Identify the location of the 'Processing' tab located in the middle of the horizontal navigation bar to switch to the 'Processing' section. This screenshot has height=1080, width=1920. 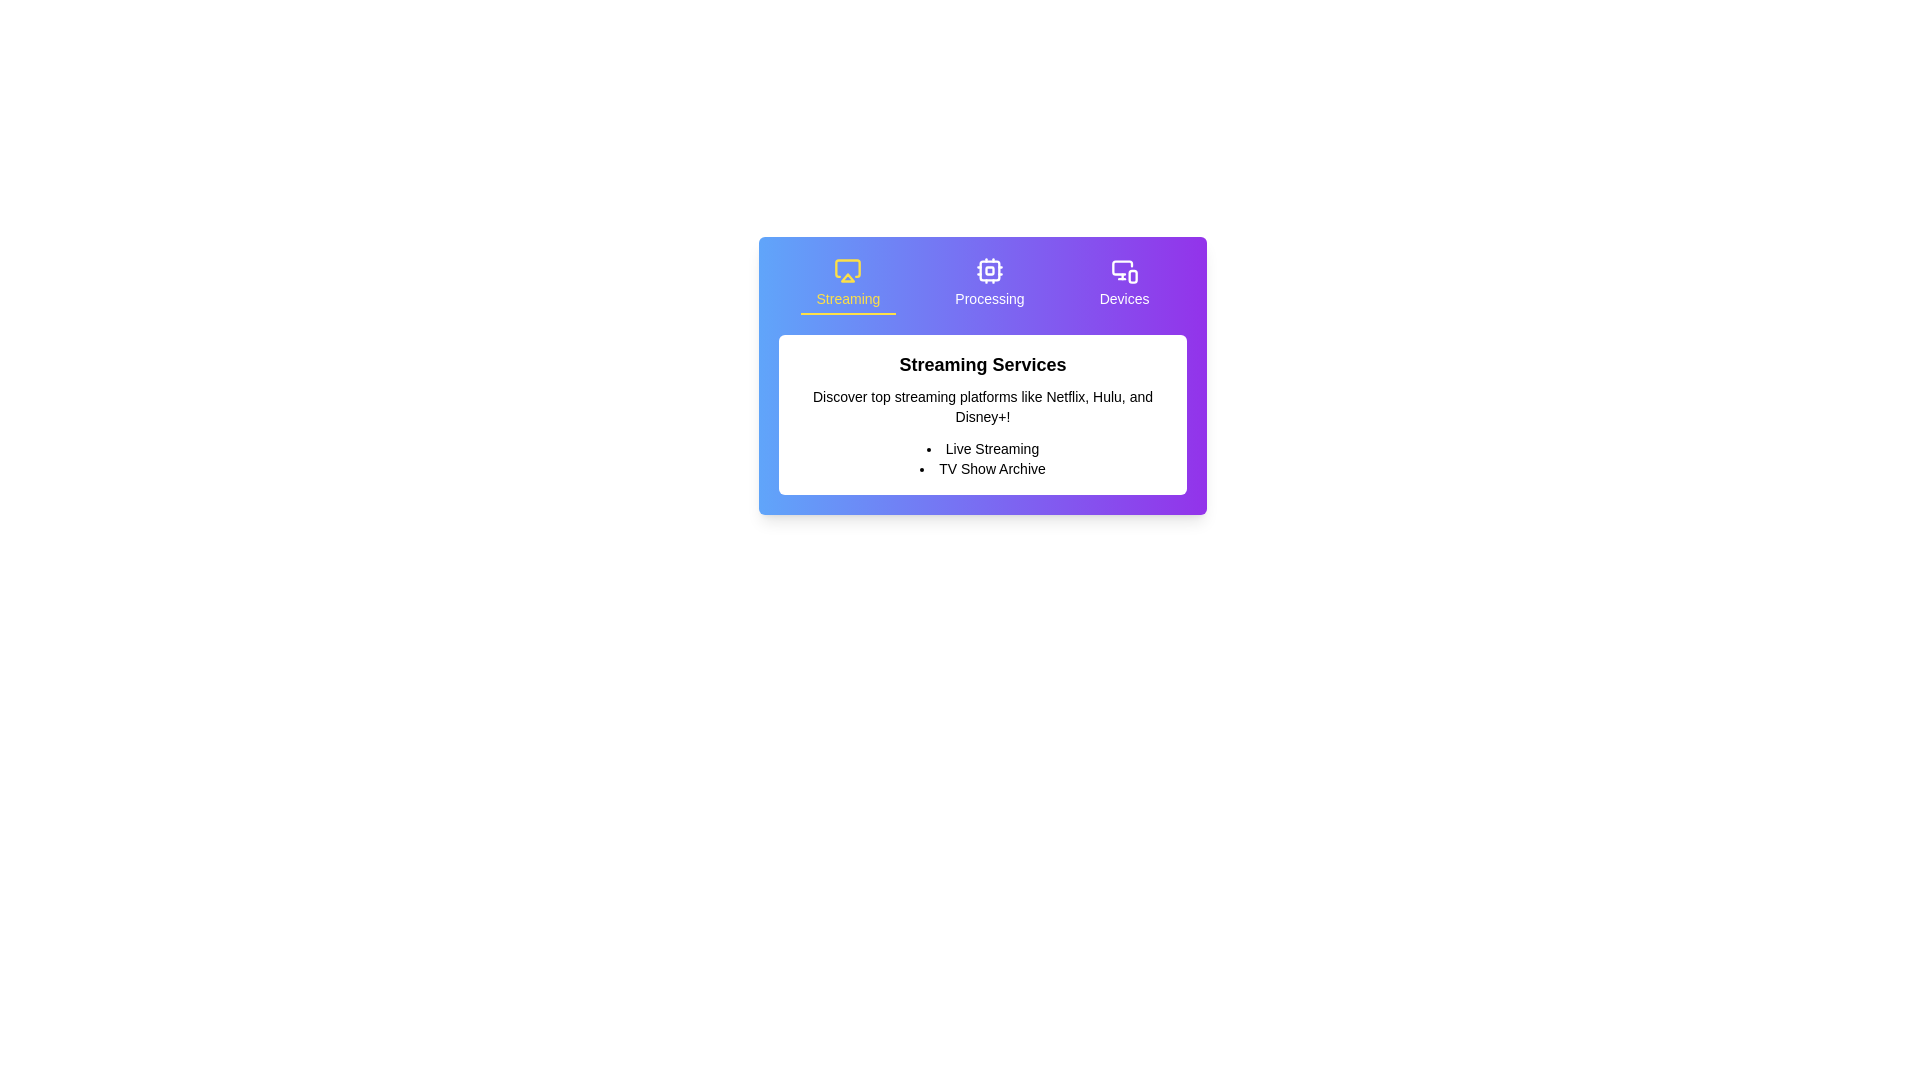
(989, 285).